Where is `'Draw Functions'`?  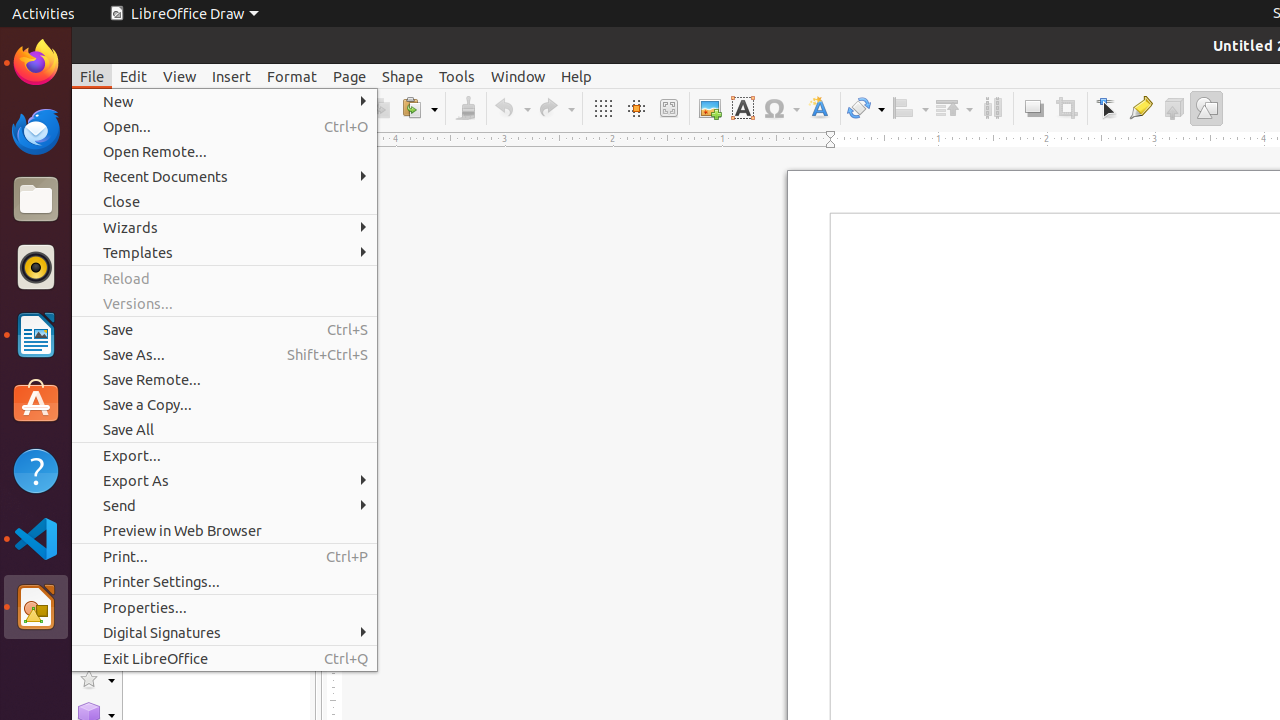 'Draw Functions' is located at coordinates (1205, 108).